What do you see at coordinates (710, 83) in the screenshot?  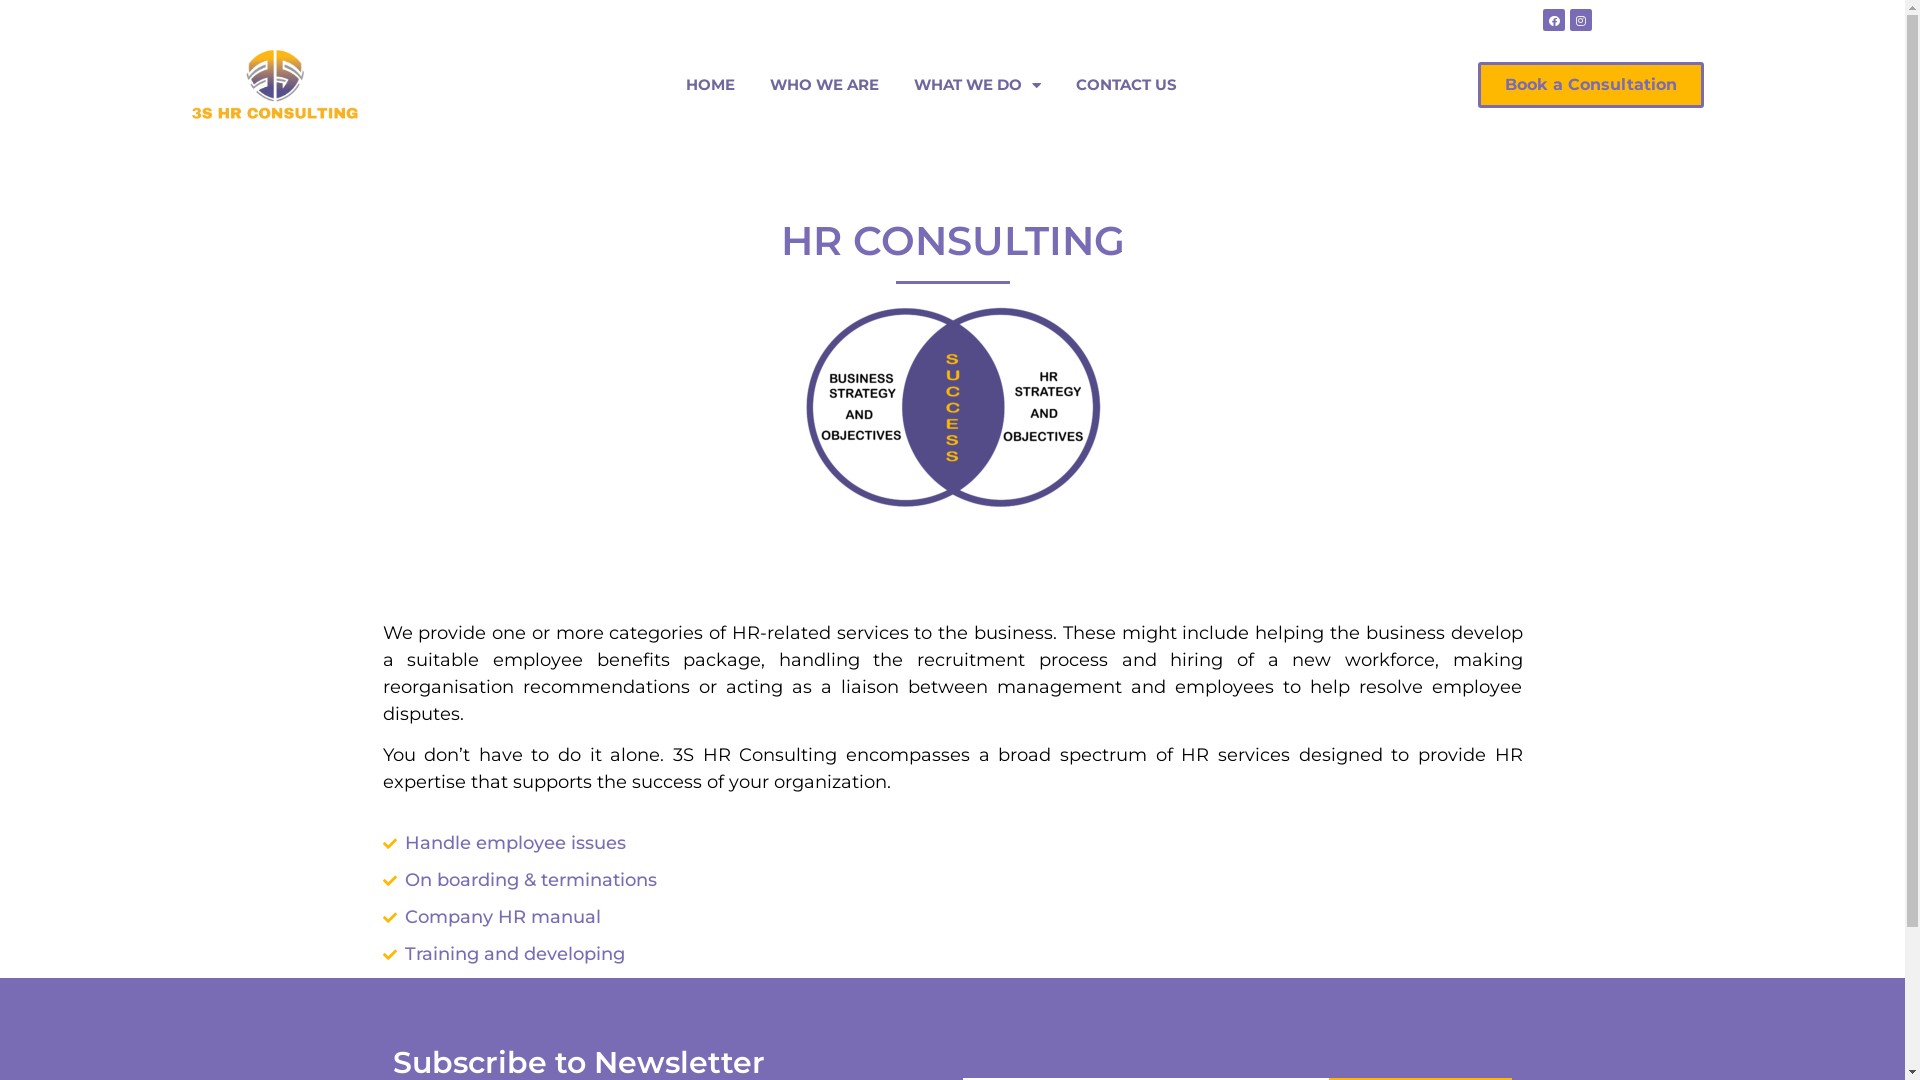 I see `'HOME'` at bounding box center [710, 83].